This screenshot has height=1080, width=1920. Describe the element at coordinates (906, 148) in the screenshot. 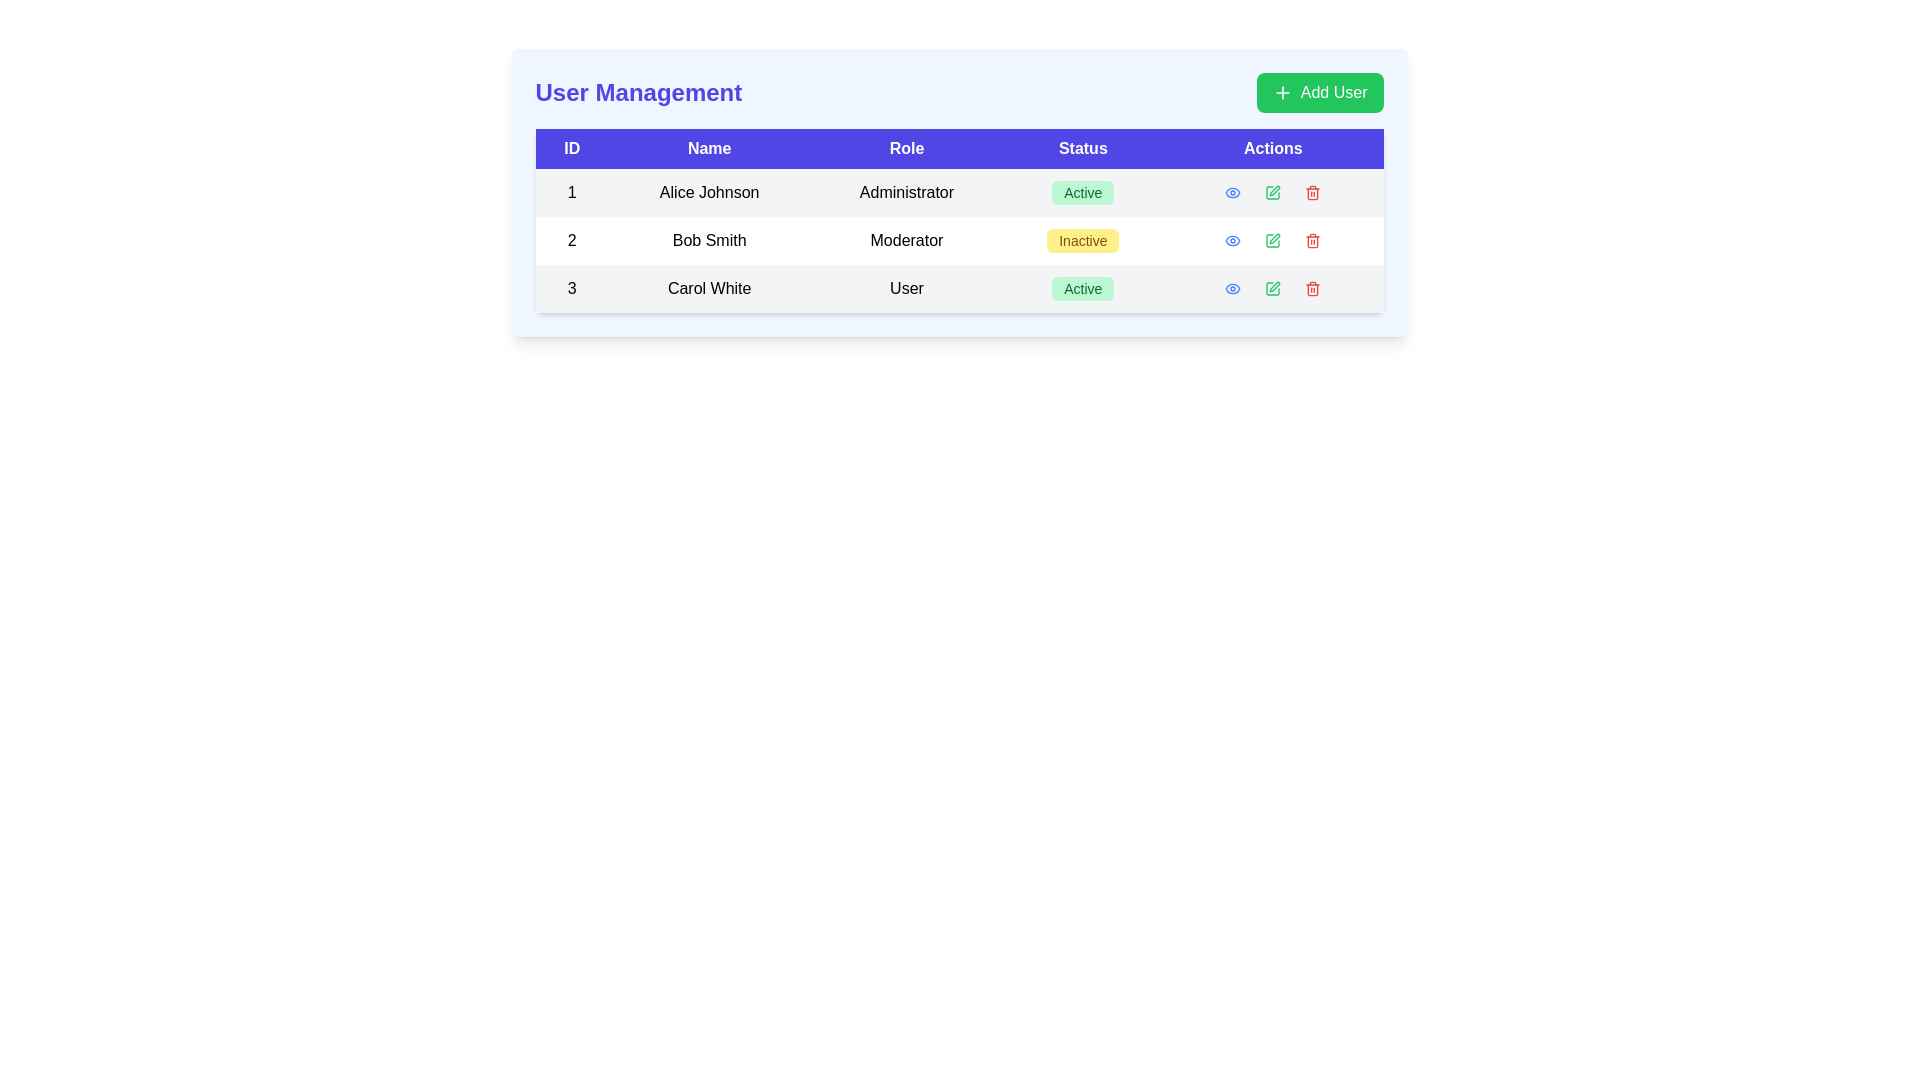

I see `the 'Role' header label, which is styled with a bold white font on a purple background and is the third header in a table layout` at that location.